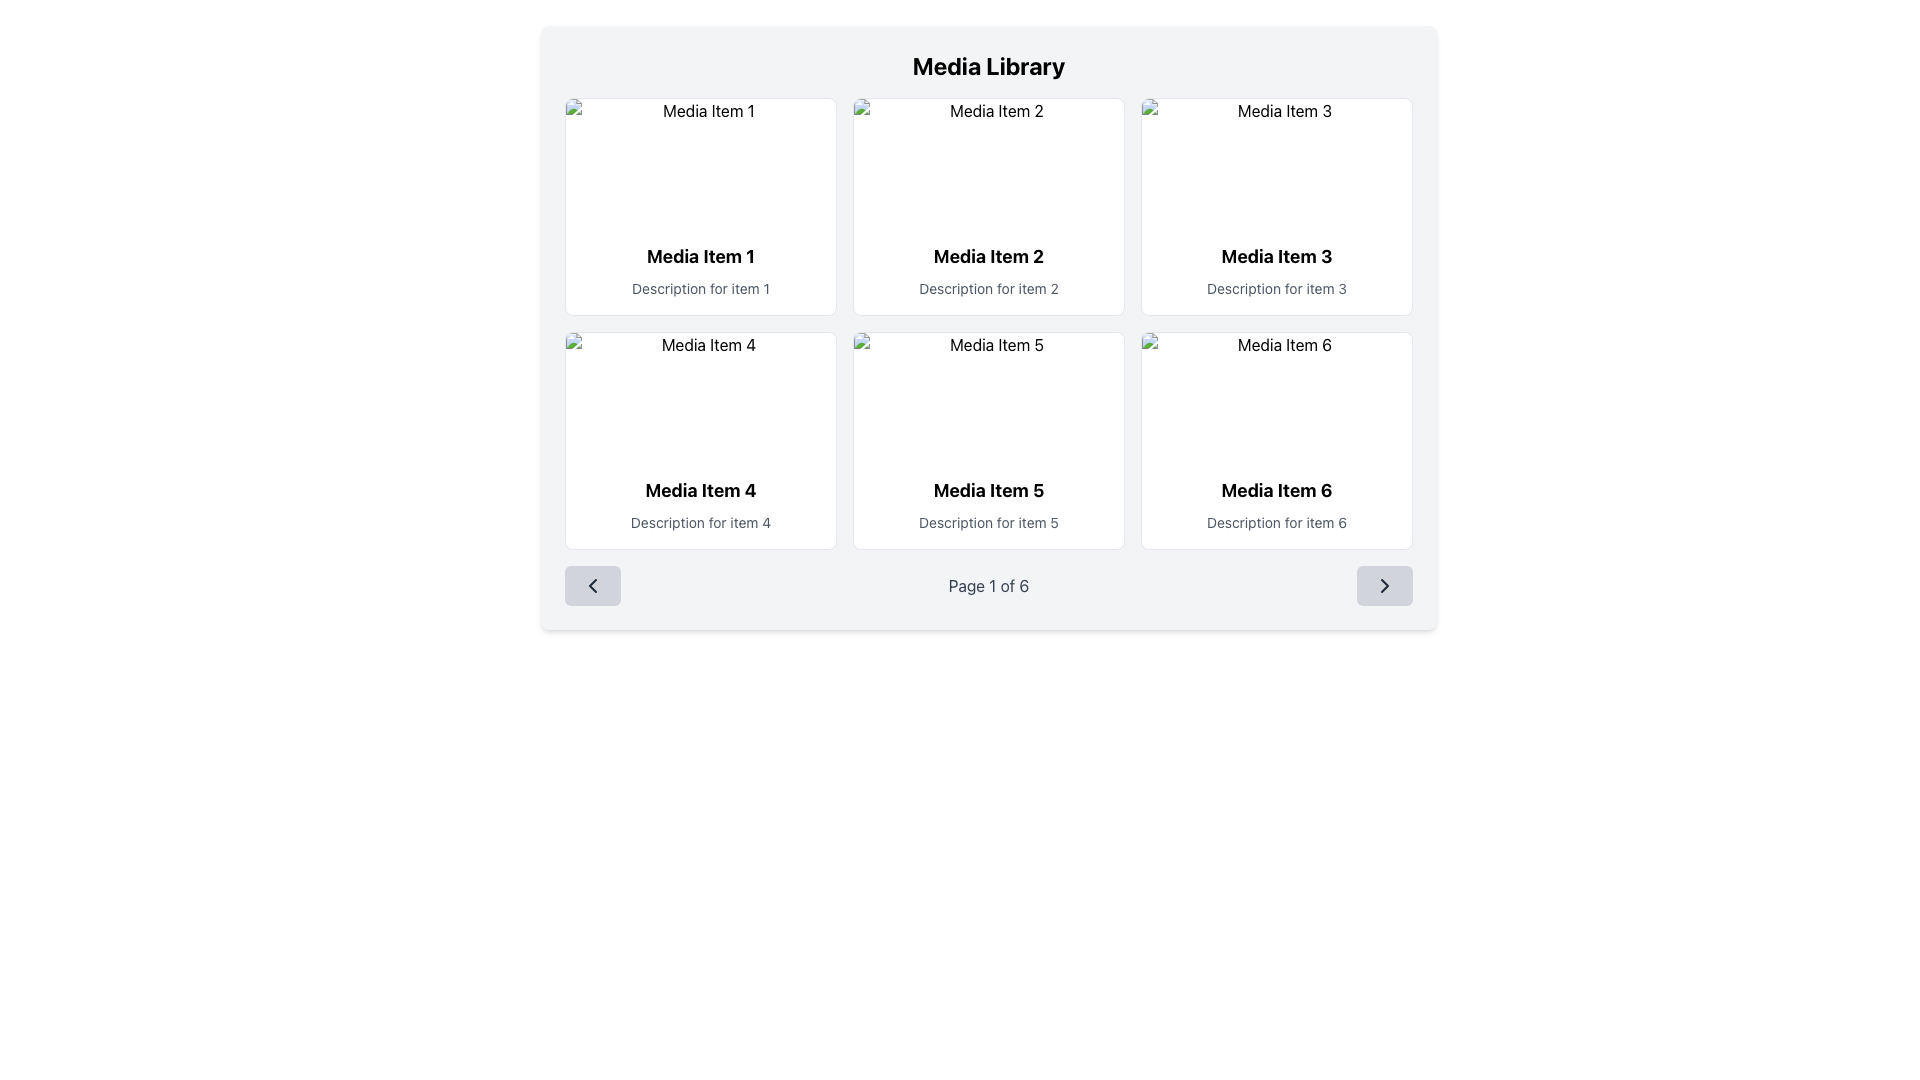 The height and width of the screenshot is (1080, 1920). Describe the element at coordinates (1275, 289) in the screenshot. I see `description text located below the title 'Media Item 3' in the third column of the first row of the grid layout` at that location.